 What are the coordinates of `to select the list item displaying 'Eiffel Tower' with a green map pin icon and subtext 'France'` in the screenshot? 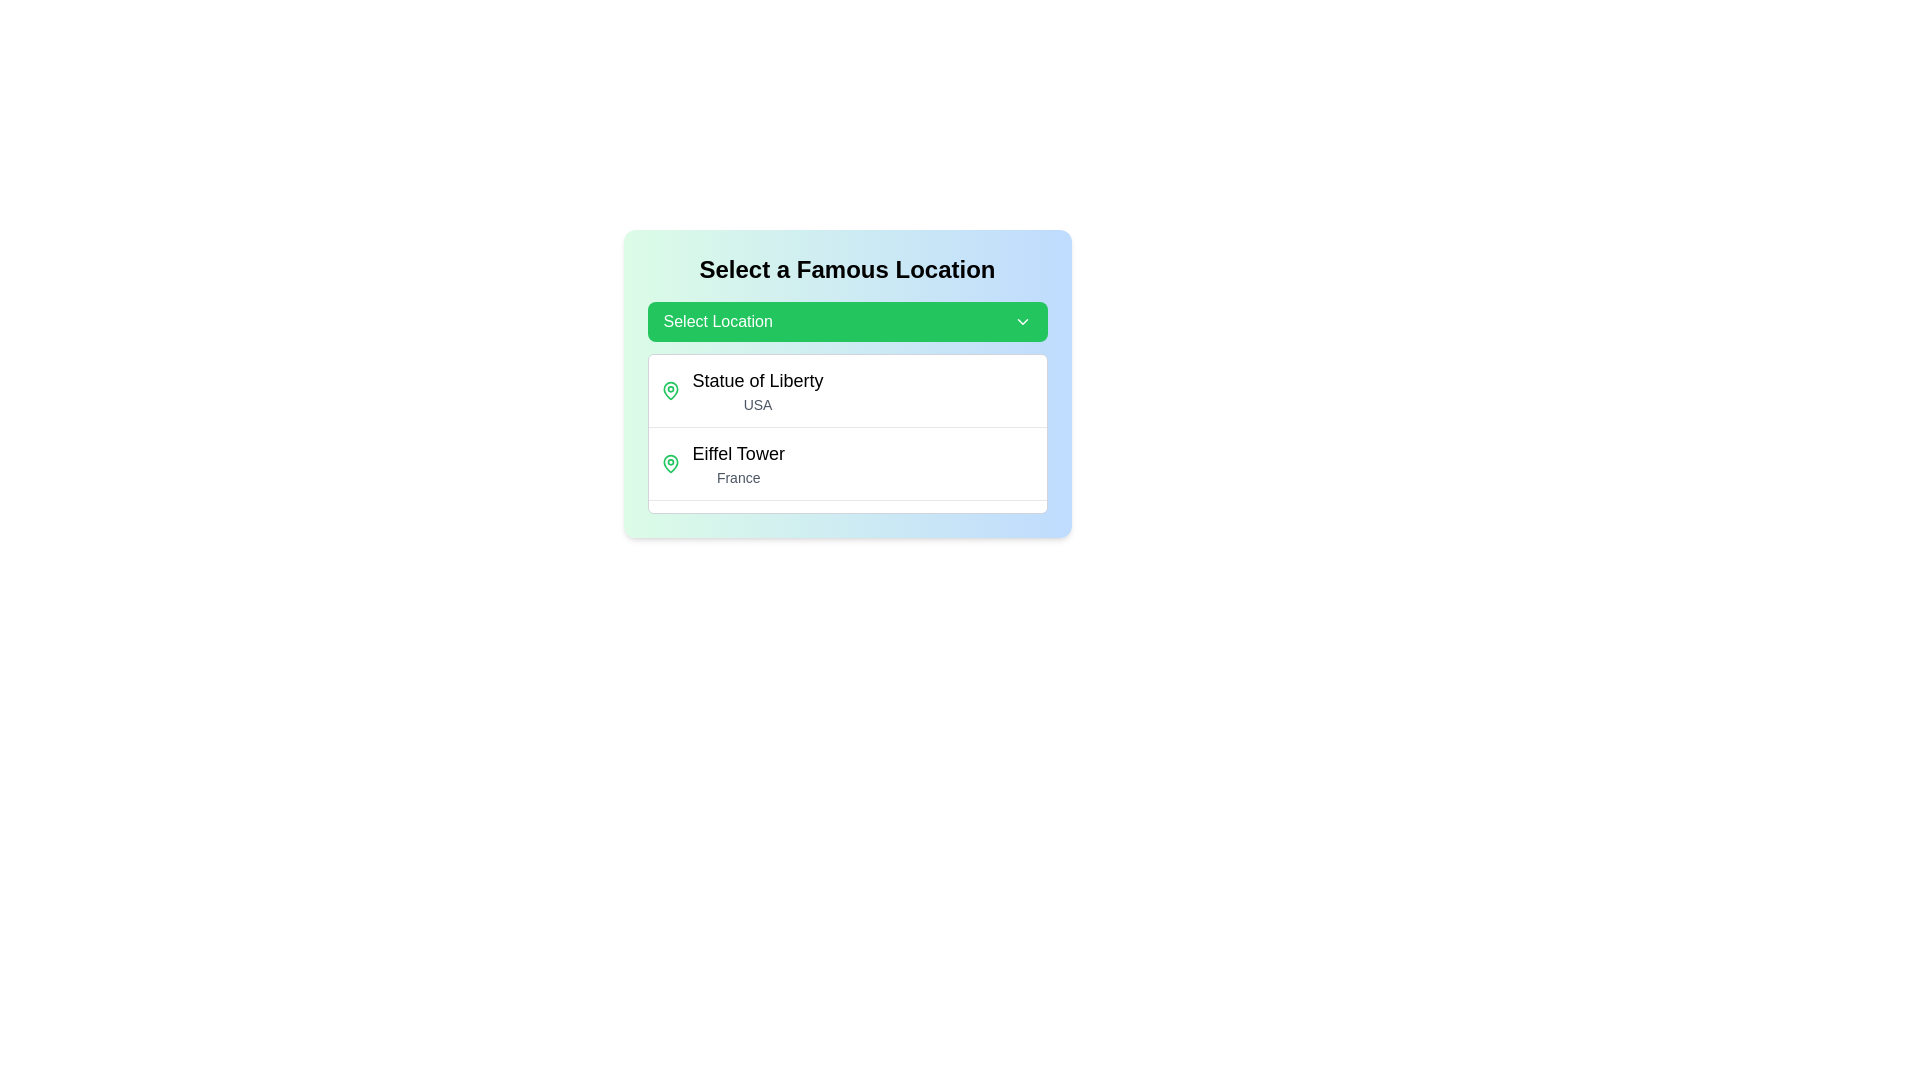 It's located at (721, 463).